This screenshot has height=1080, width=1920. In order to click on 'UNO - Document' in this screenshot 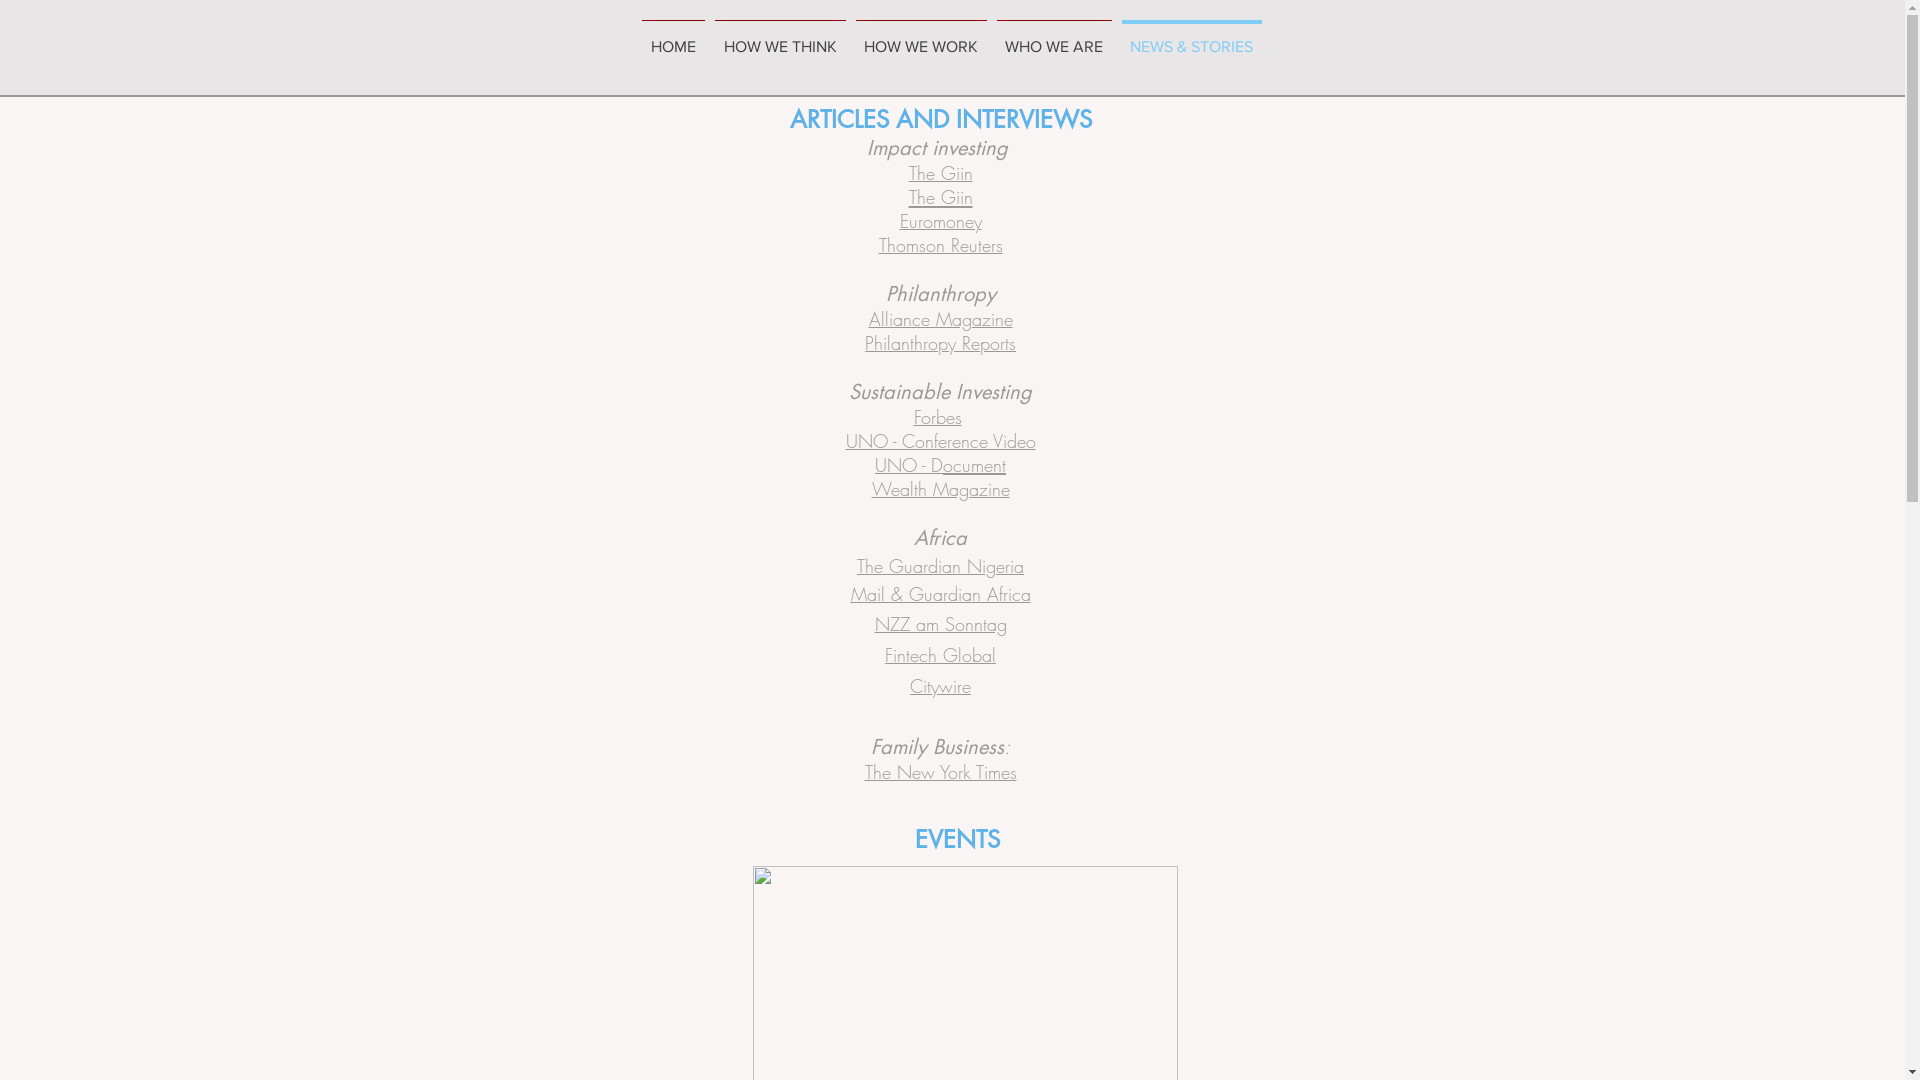, I will do `click(939, 465)`.